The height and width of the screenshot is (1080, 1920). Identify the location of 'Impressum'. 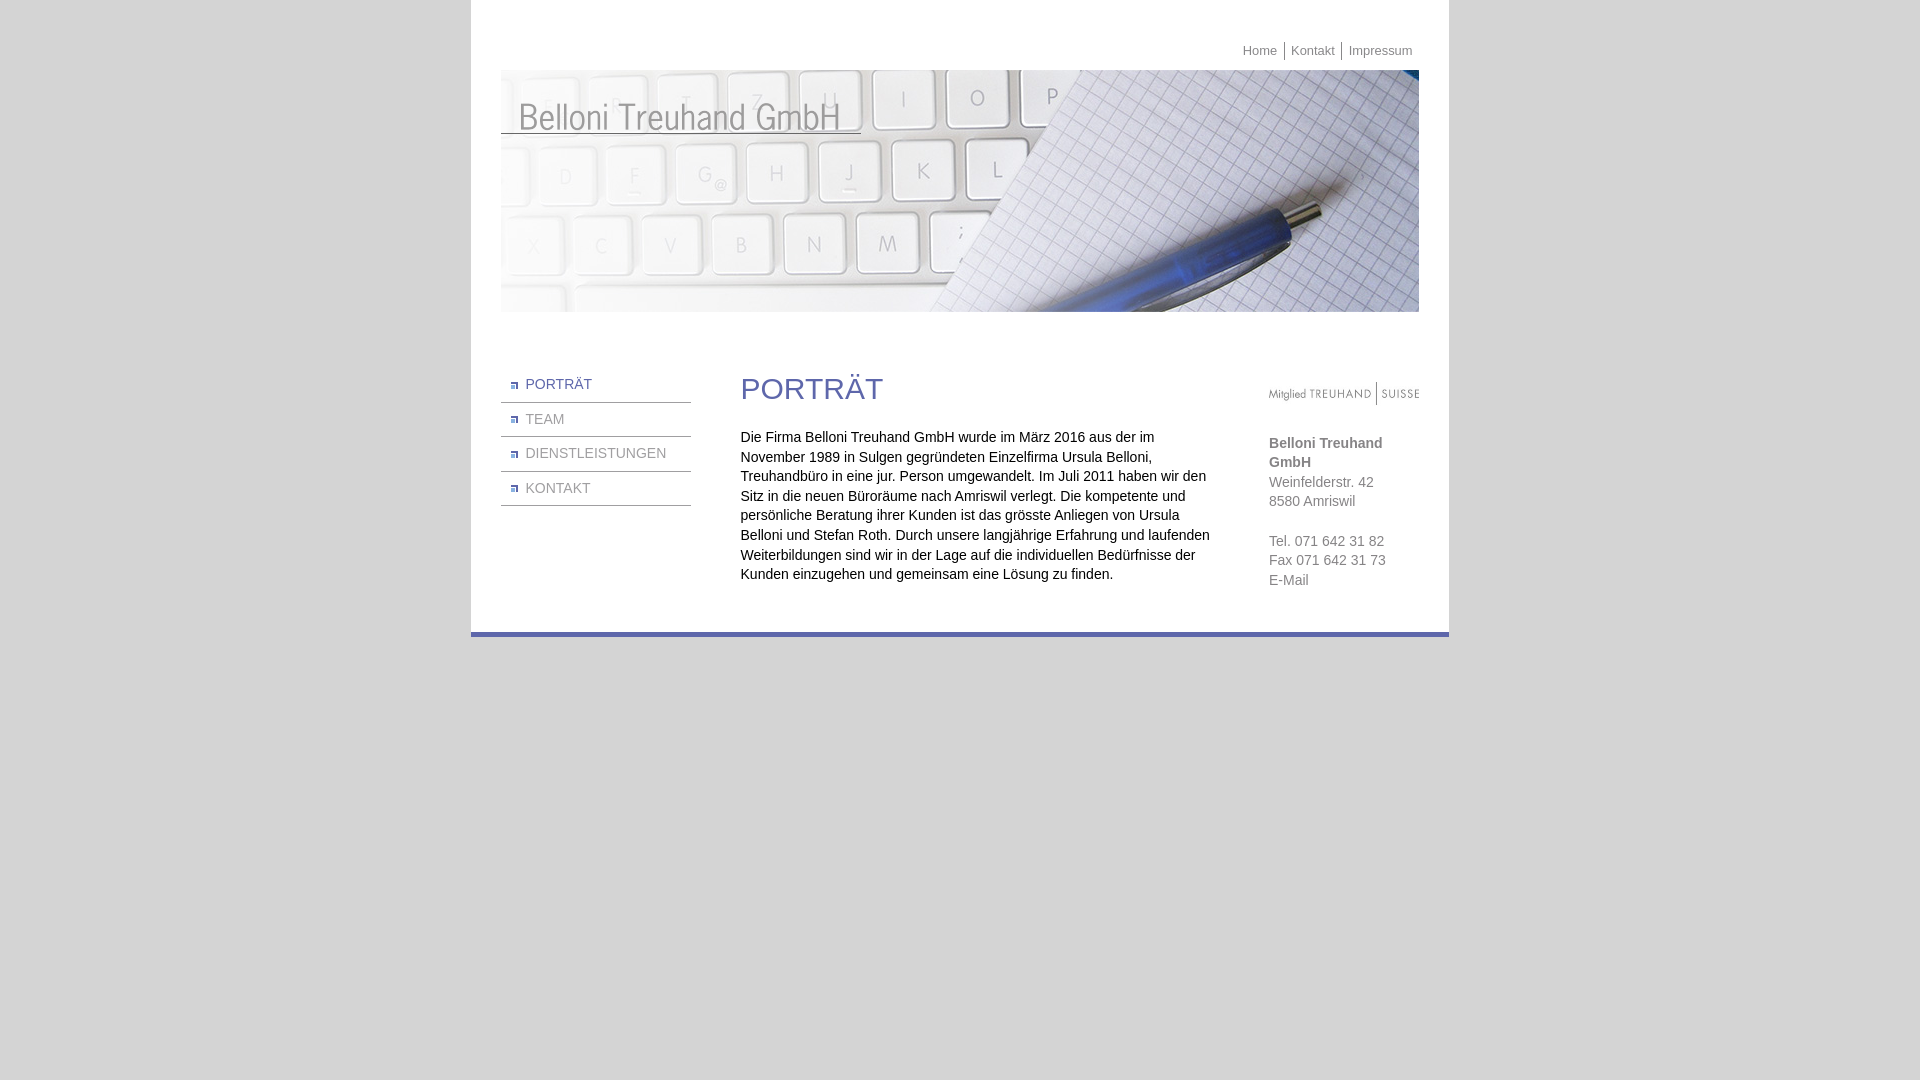
(1379, 49).